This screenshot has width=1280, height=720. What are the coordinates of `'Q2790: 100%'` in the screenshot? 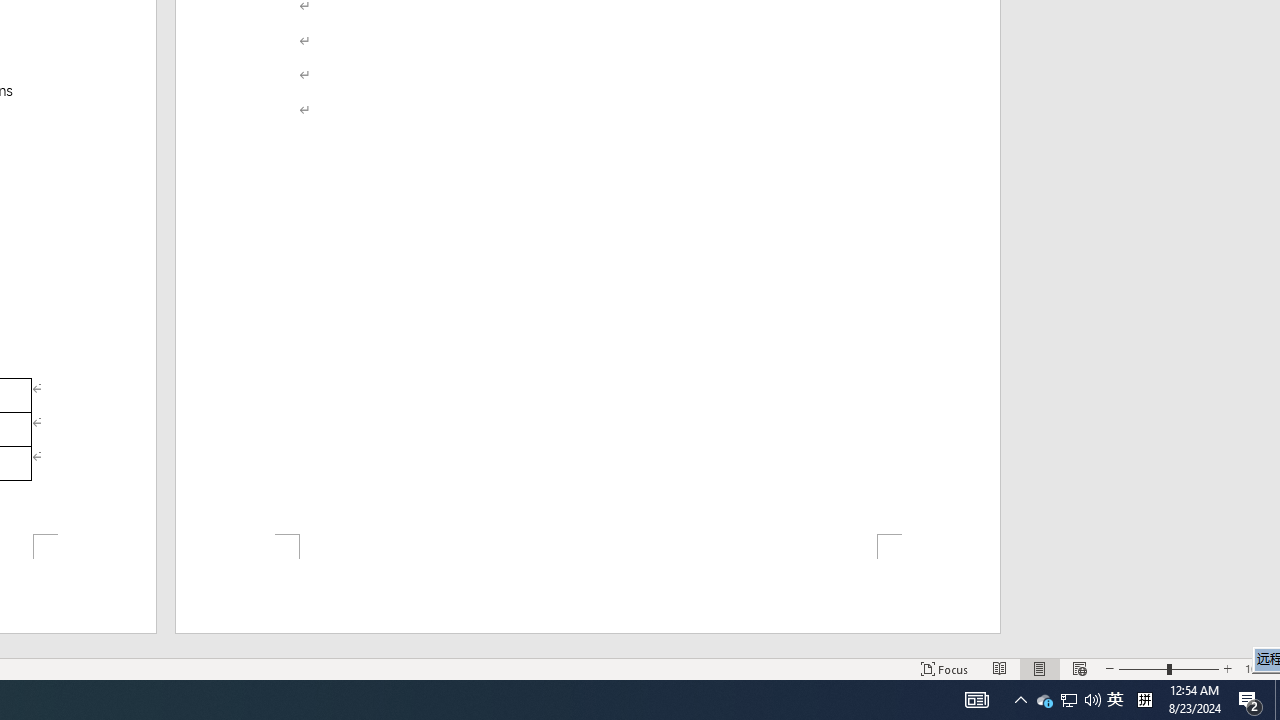 It's located at (1092, 698).